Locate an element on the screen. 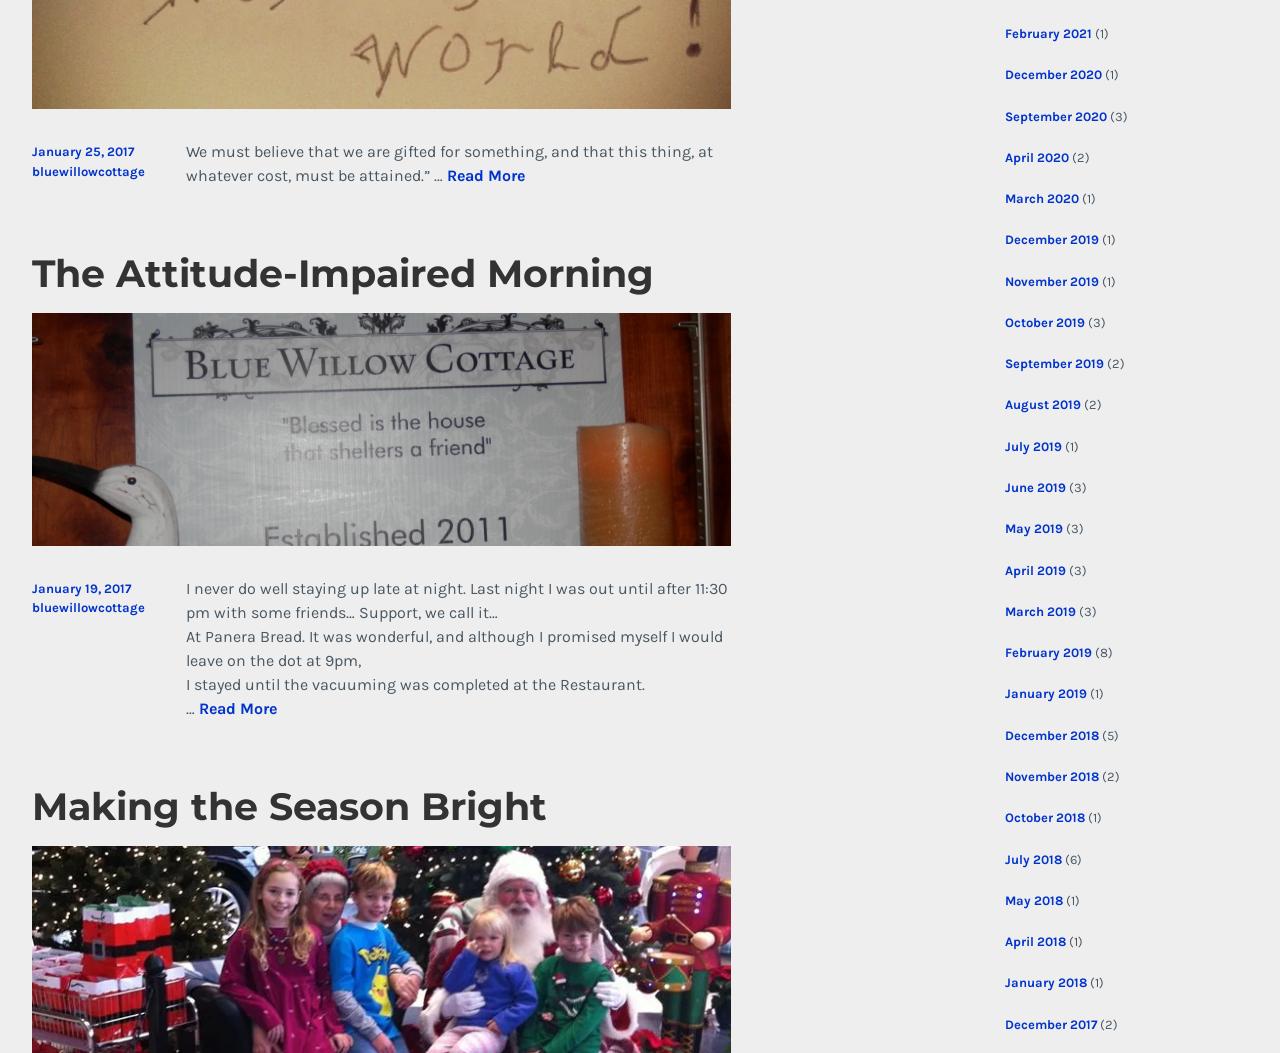 The height and width of the screenshot is (1053, 1280). 'May 2018' is located at coordinates (1004, 899).